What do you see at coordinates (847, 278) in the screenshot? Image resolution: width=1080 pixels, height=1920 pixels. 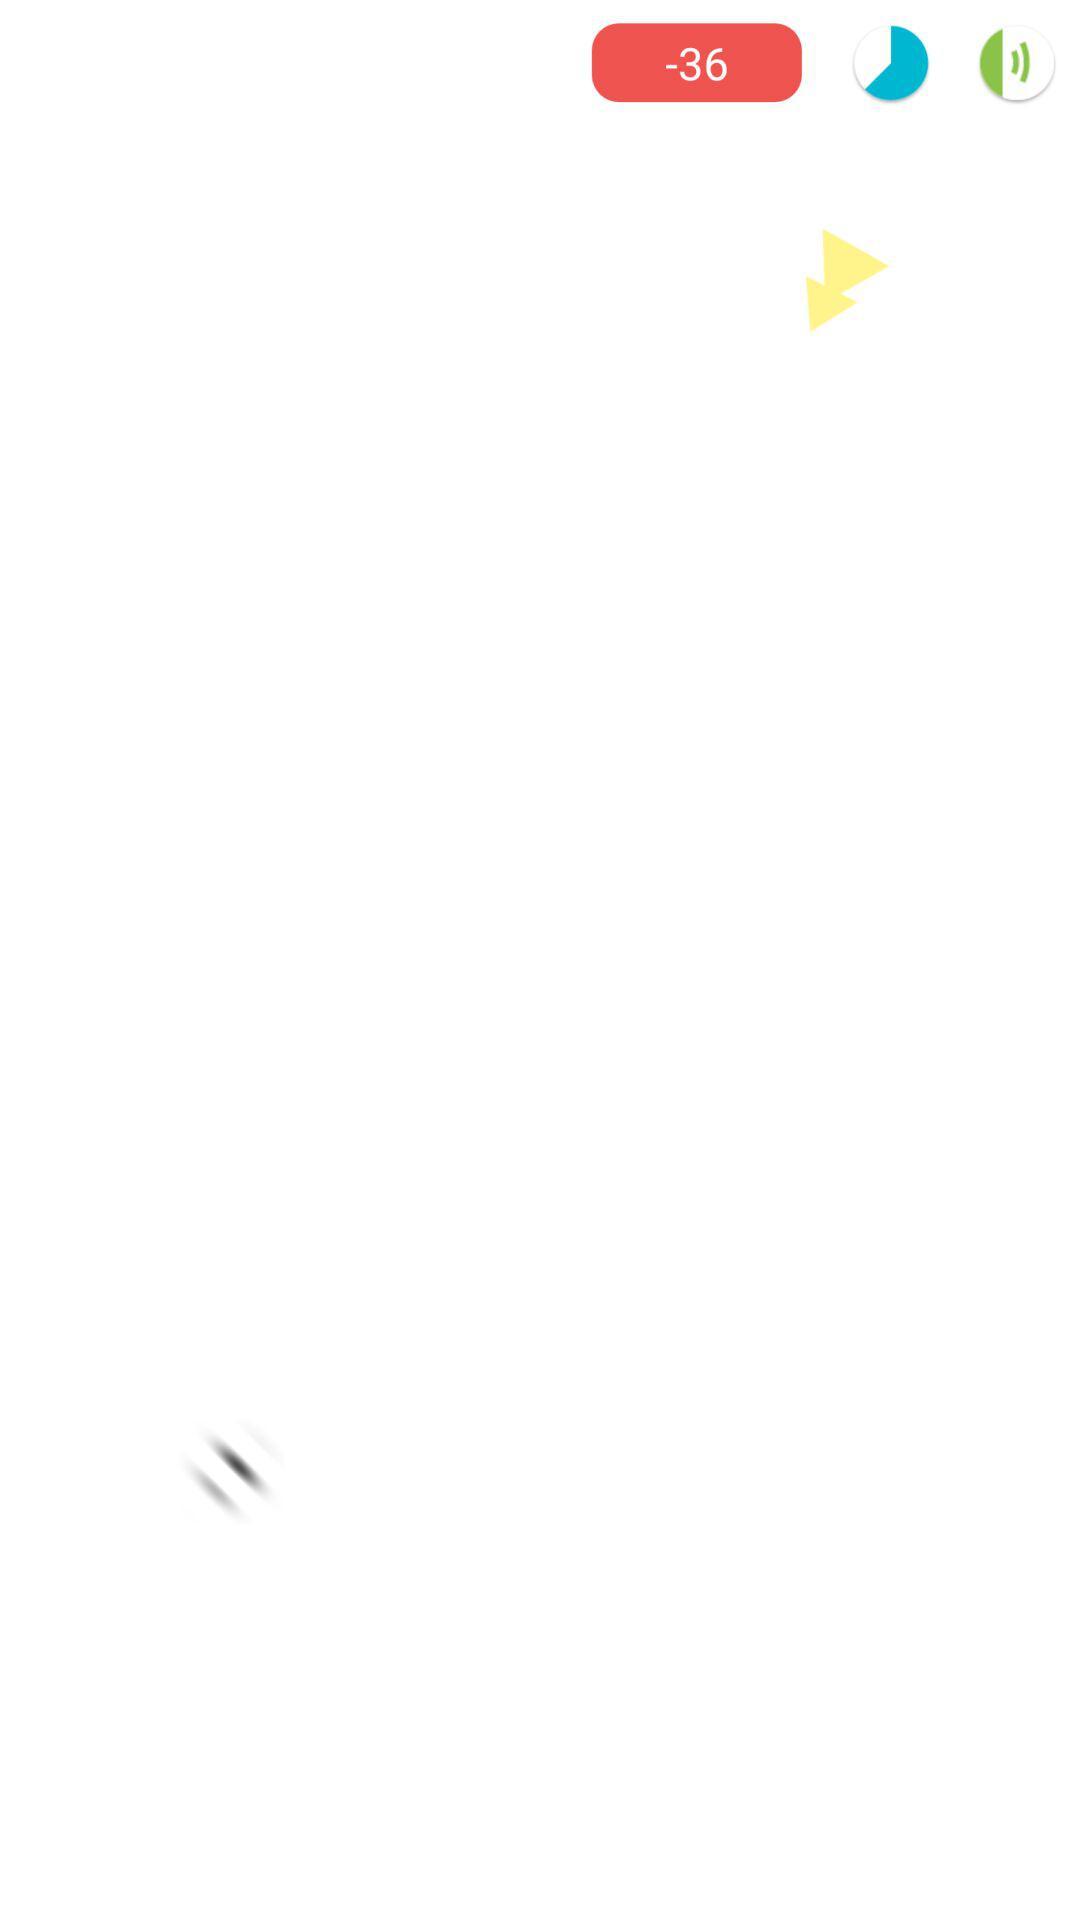 I see `the play icon` at bounding box center [847, 278].